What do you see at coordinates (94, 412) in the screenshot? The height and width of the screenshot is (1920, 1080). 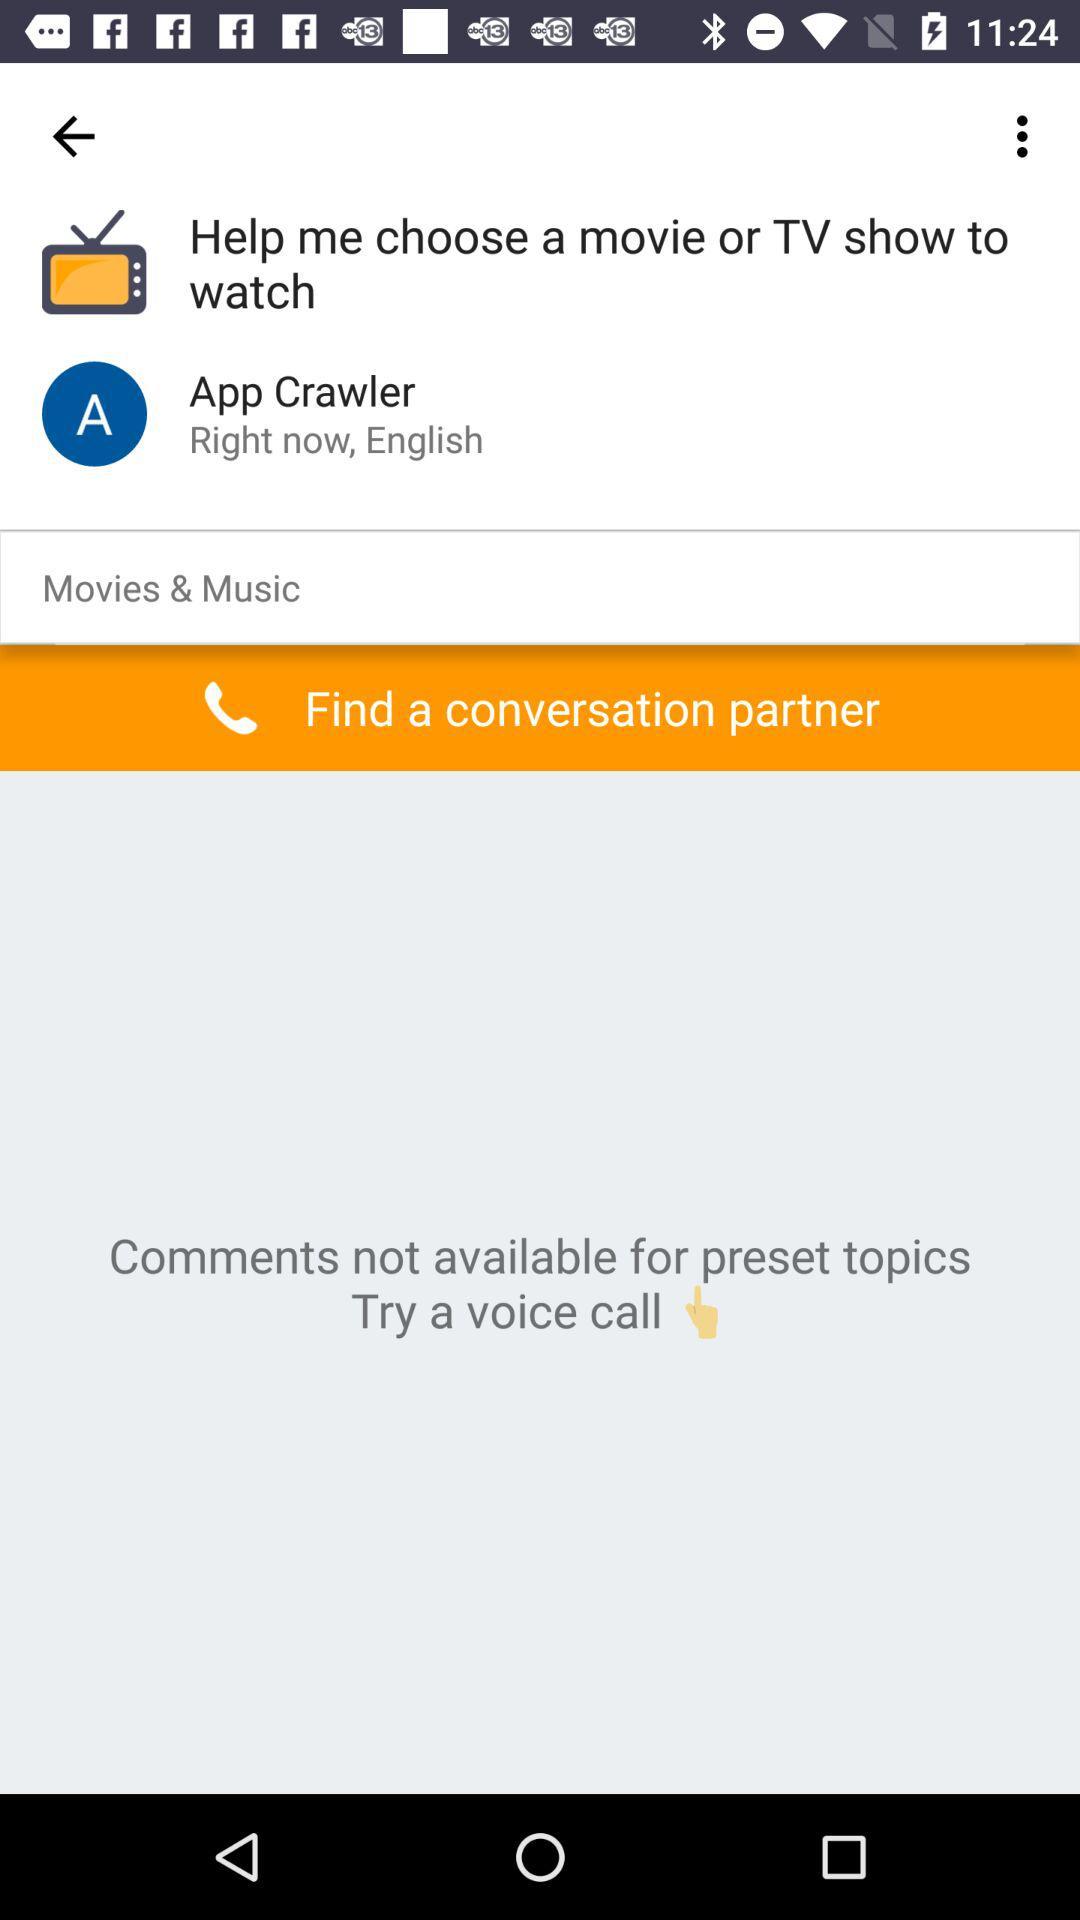 I see `open app crawler` at bounding box center [94, 412].